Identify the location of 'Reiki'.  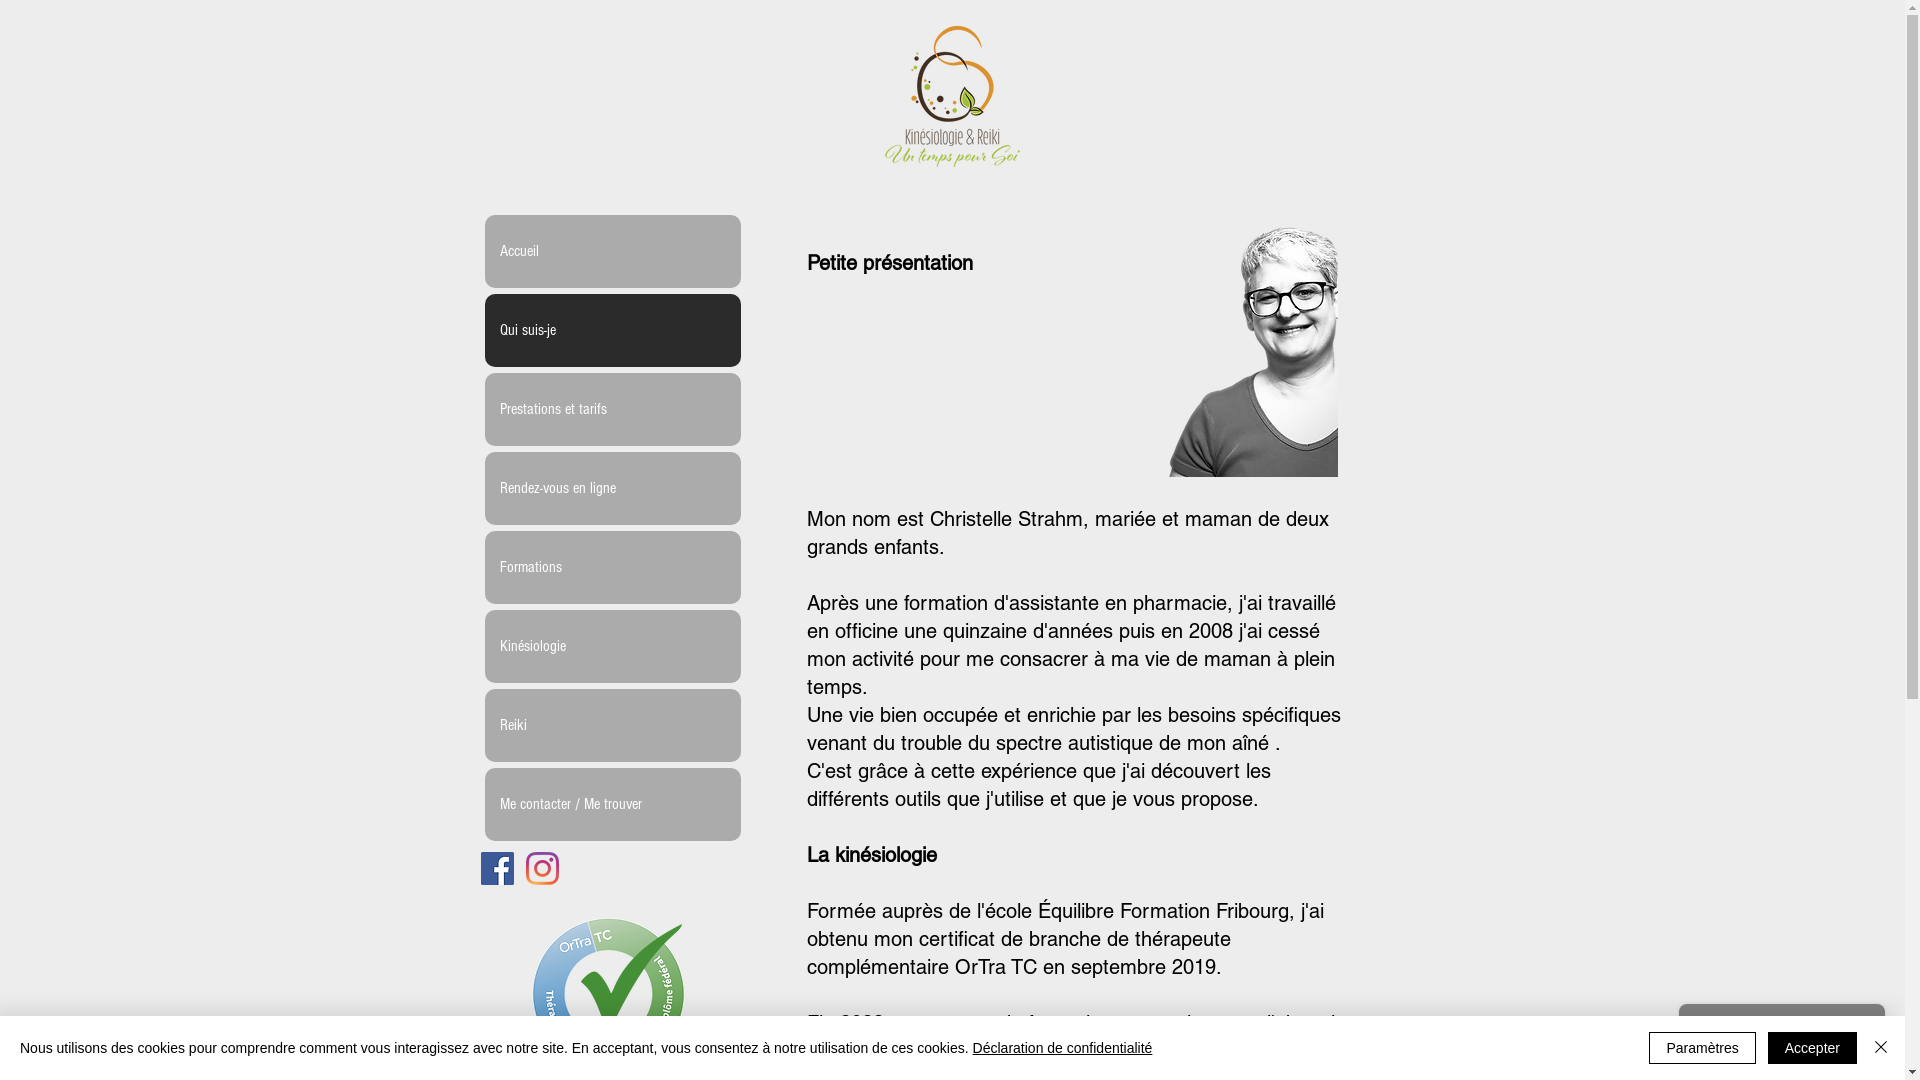
(610, 725).